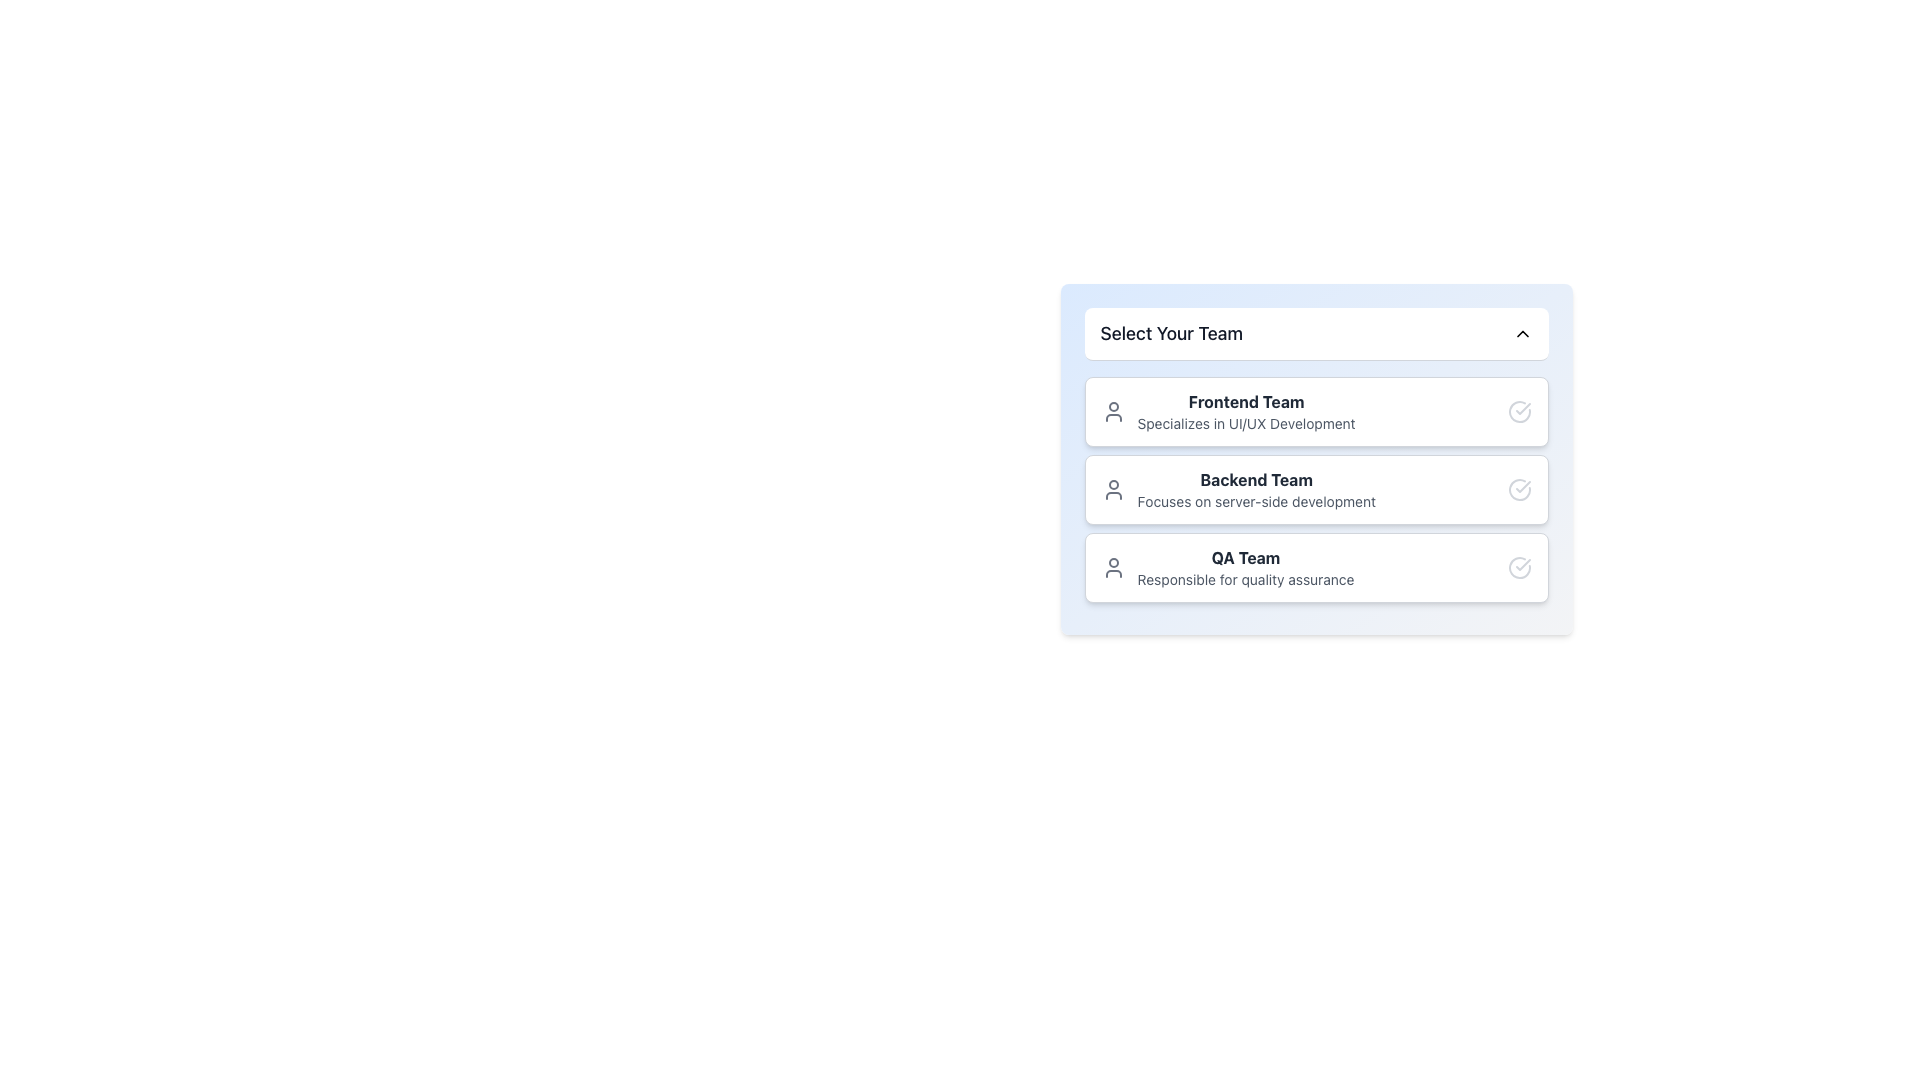  Describe the element at coordinates (1245, 401) in the screenshot. I see `the 'Frontend Team' text label to focus on the team details` at that location.